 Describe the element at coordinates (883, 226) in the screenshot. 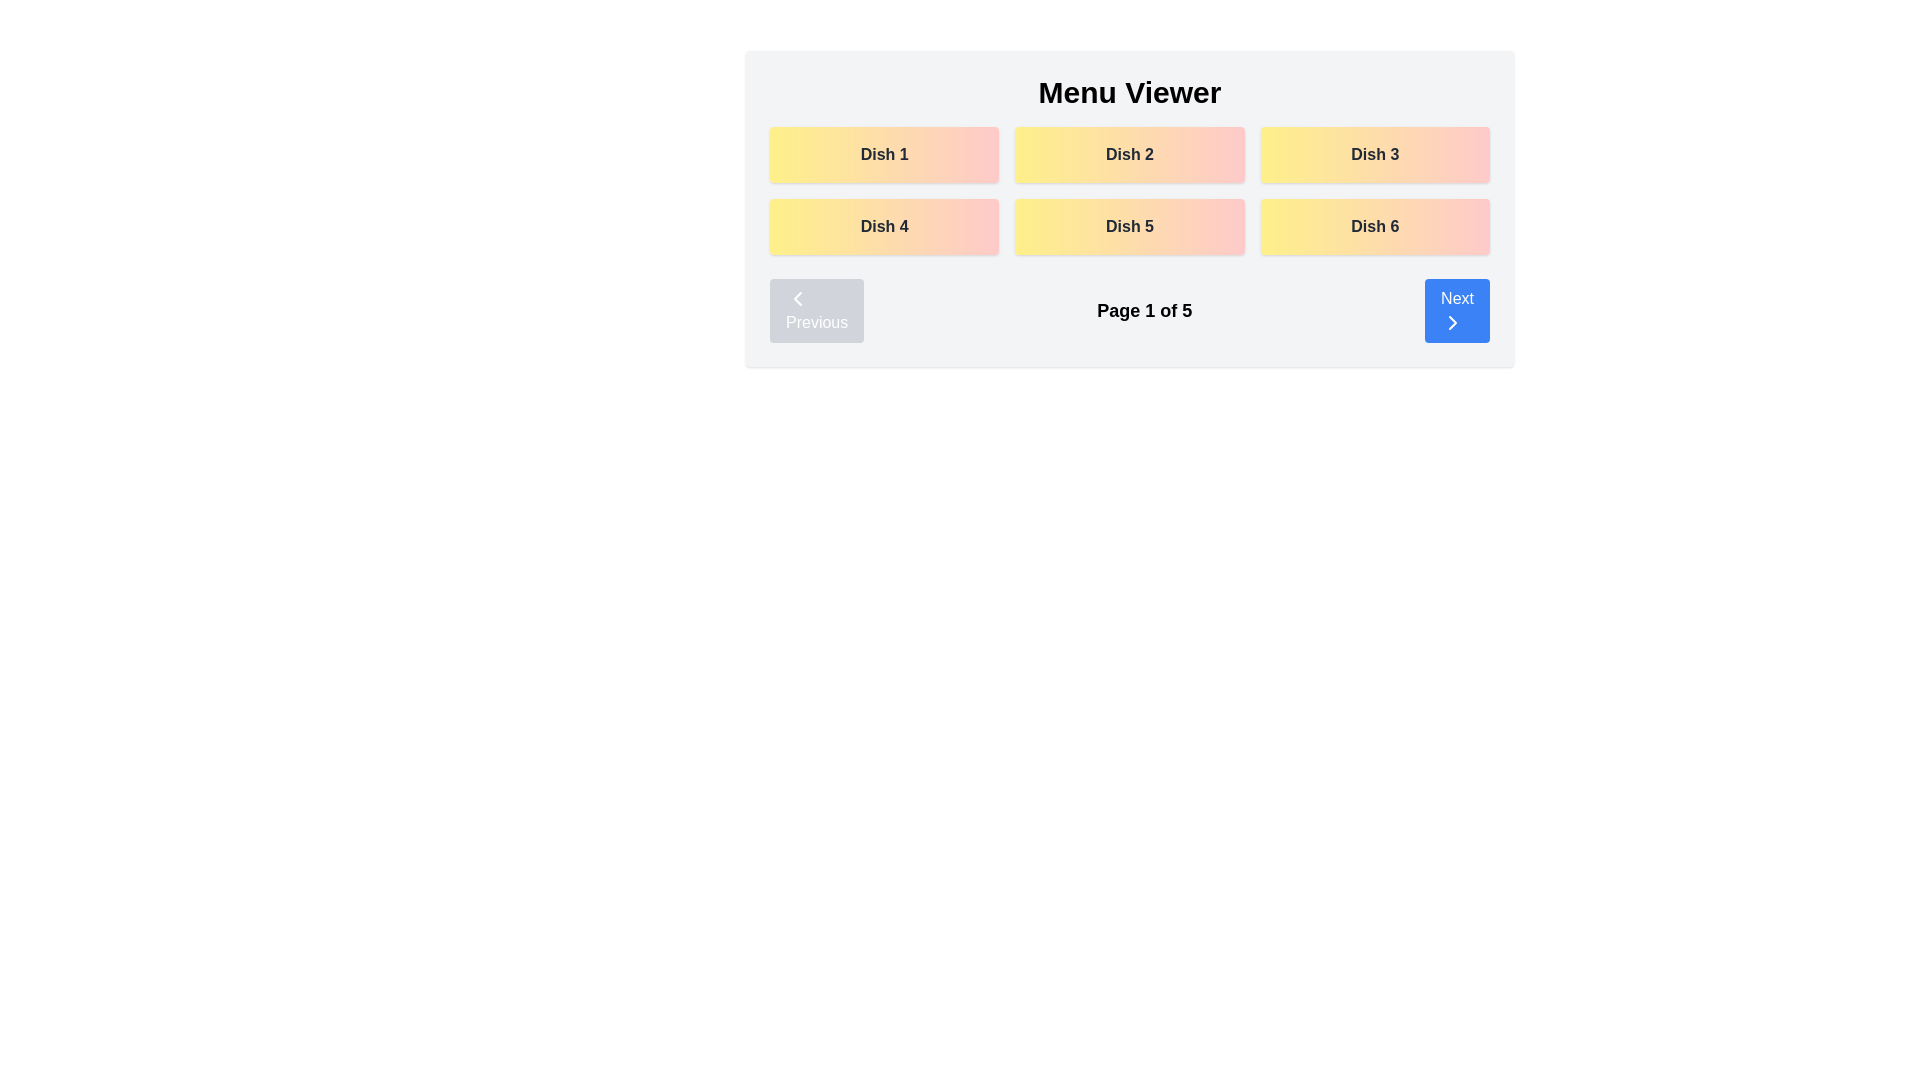

I see `the 'Dish 4' button for keyboard navigation` at that location.